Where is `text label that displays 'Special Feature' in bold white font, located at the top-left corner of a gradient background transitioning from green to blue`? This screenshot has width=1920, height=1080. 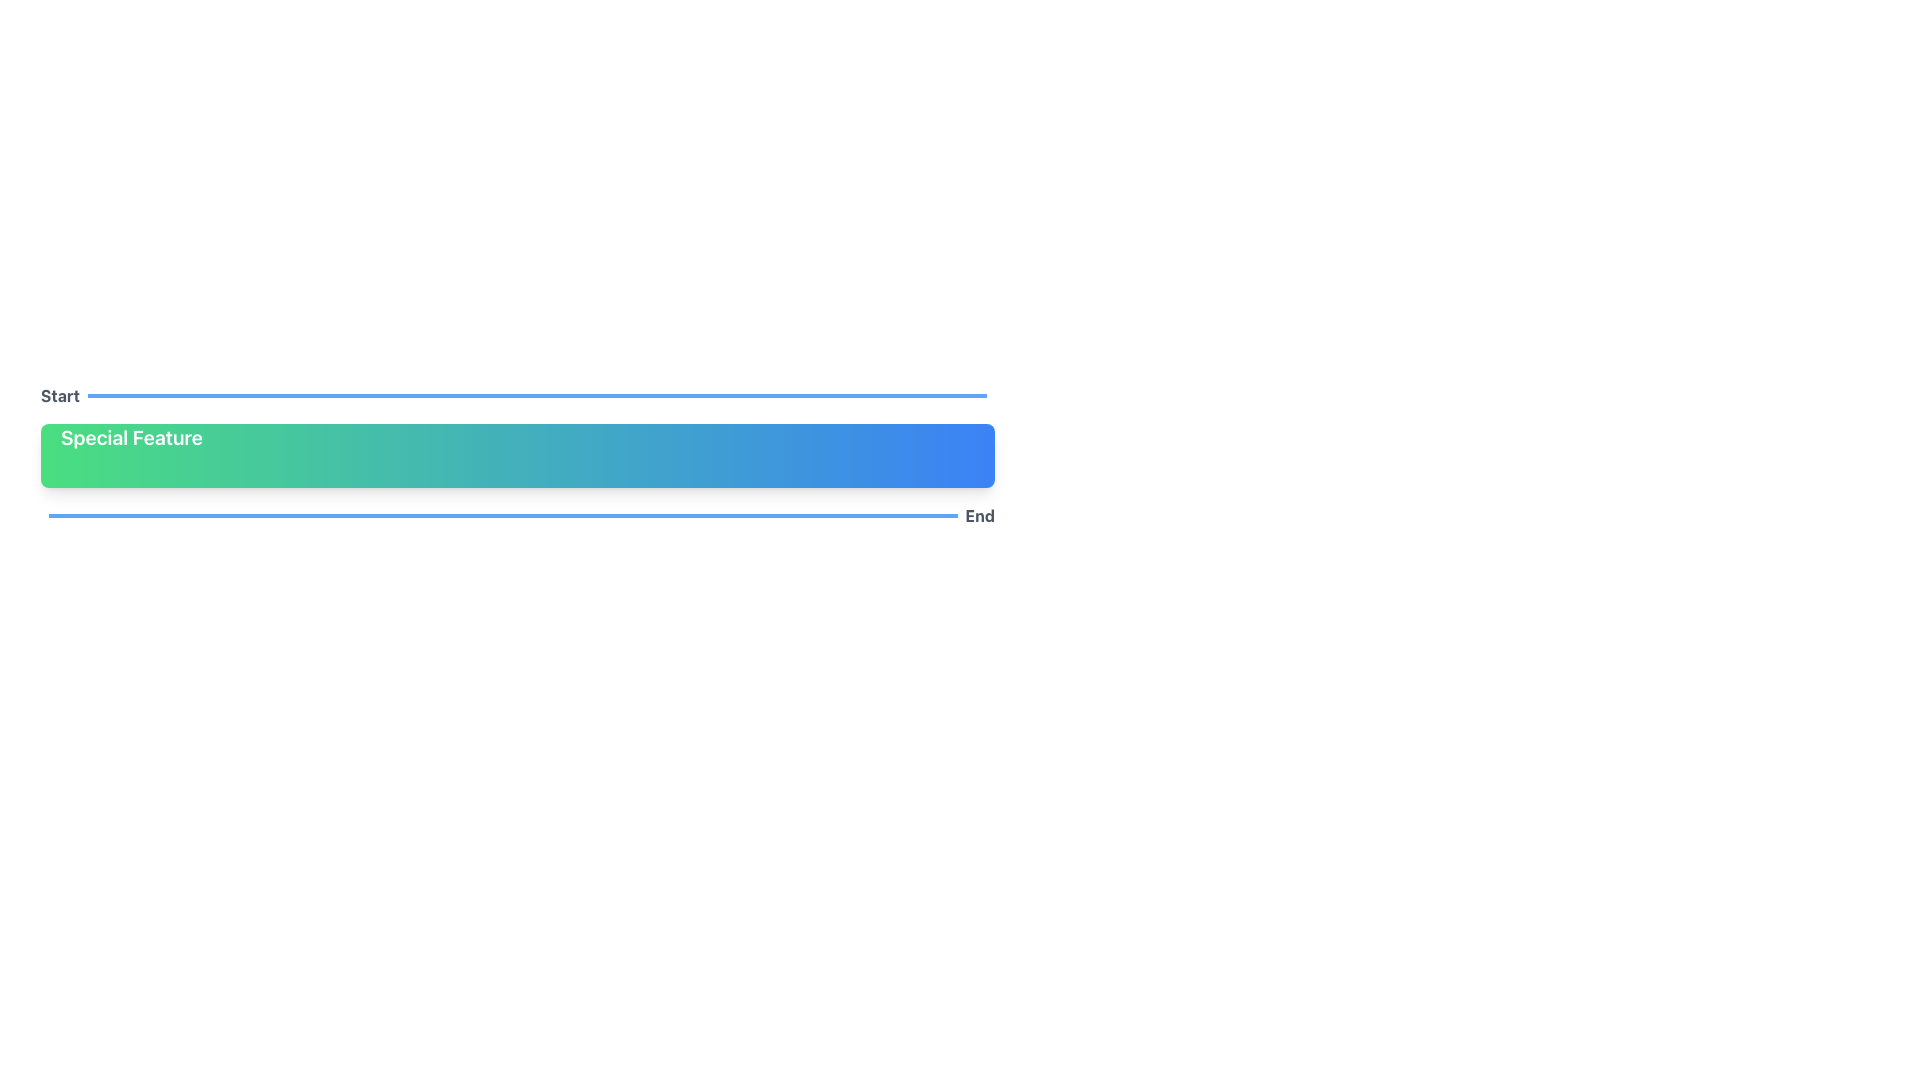 text label that displays 'Special Feature' in bold white font, located at the top-left corner of a gradient background transitioning from green to blue is located at coordinates (130, 437).